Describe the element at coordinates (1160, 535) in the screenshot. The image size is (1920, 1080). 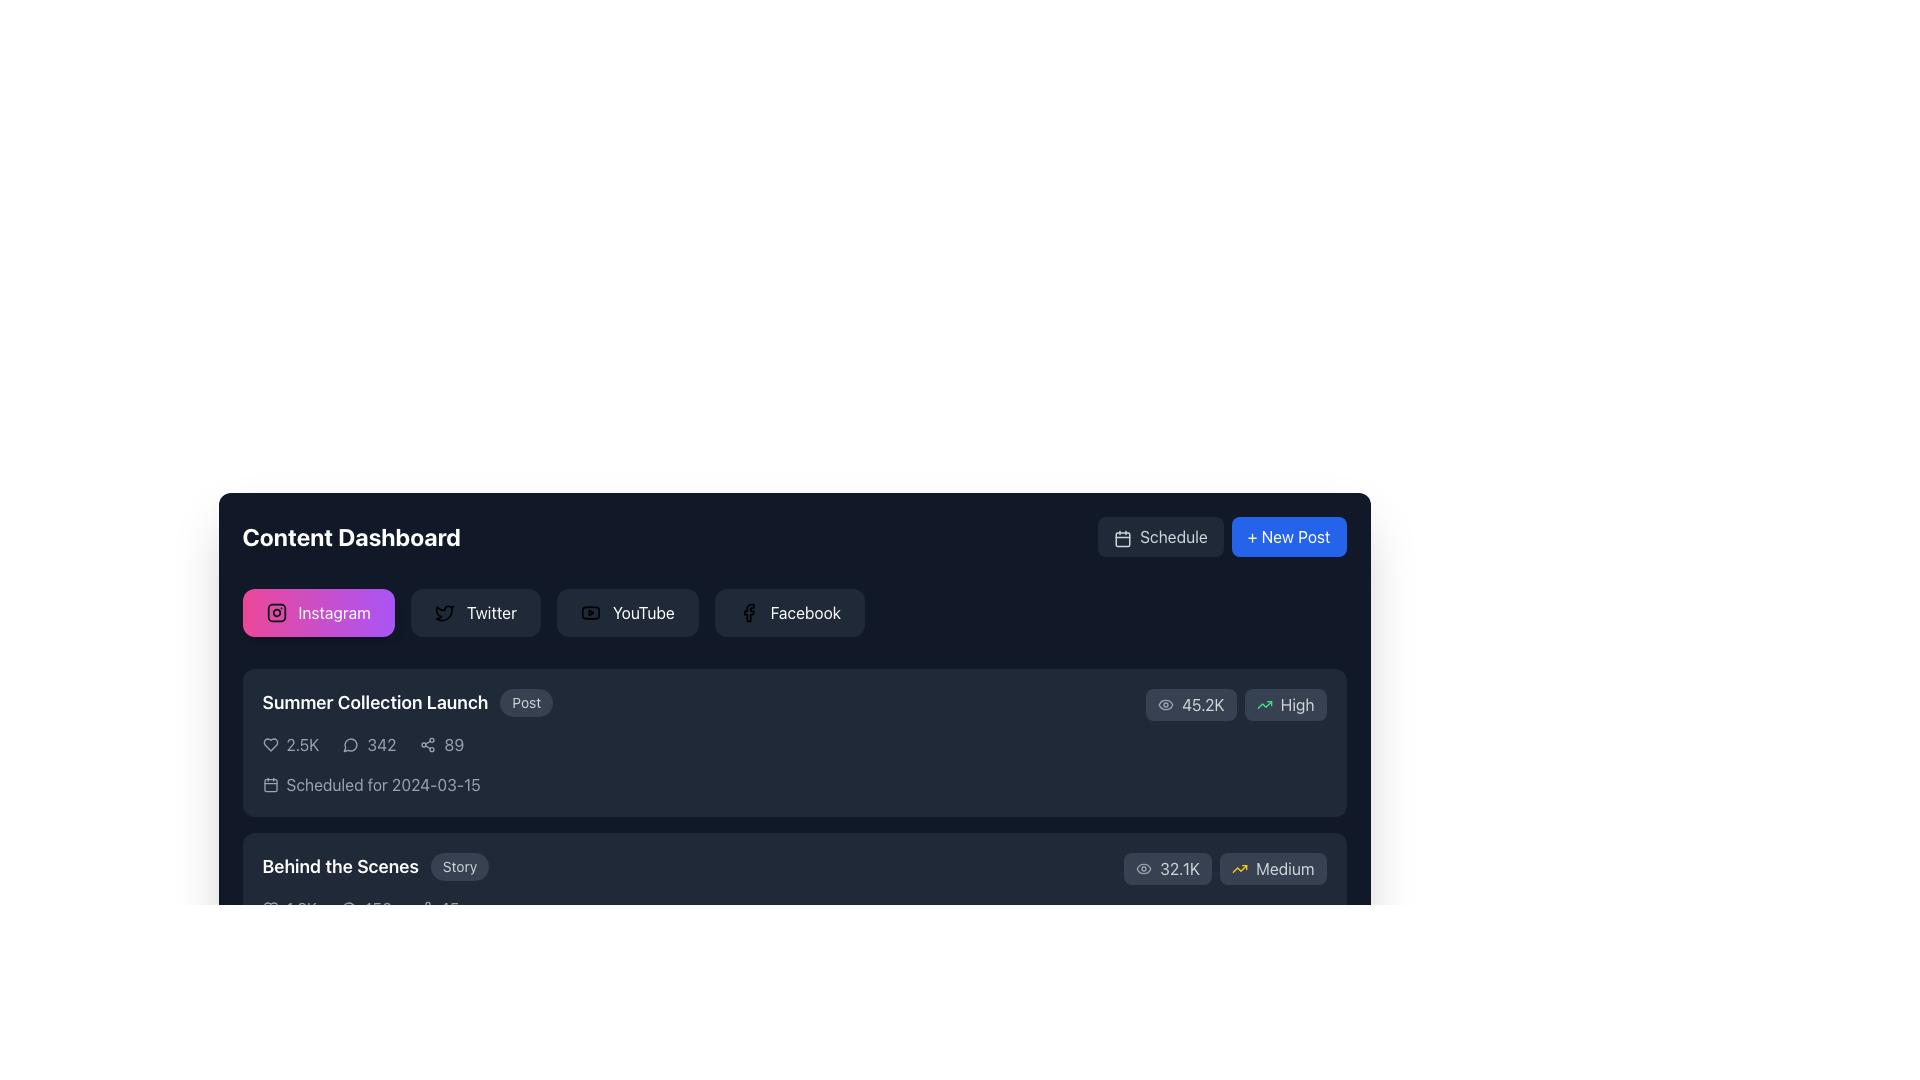
I see `the leftmost button in the top-right horizontal button group to observe visual changes` at that location.